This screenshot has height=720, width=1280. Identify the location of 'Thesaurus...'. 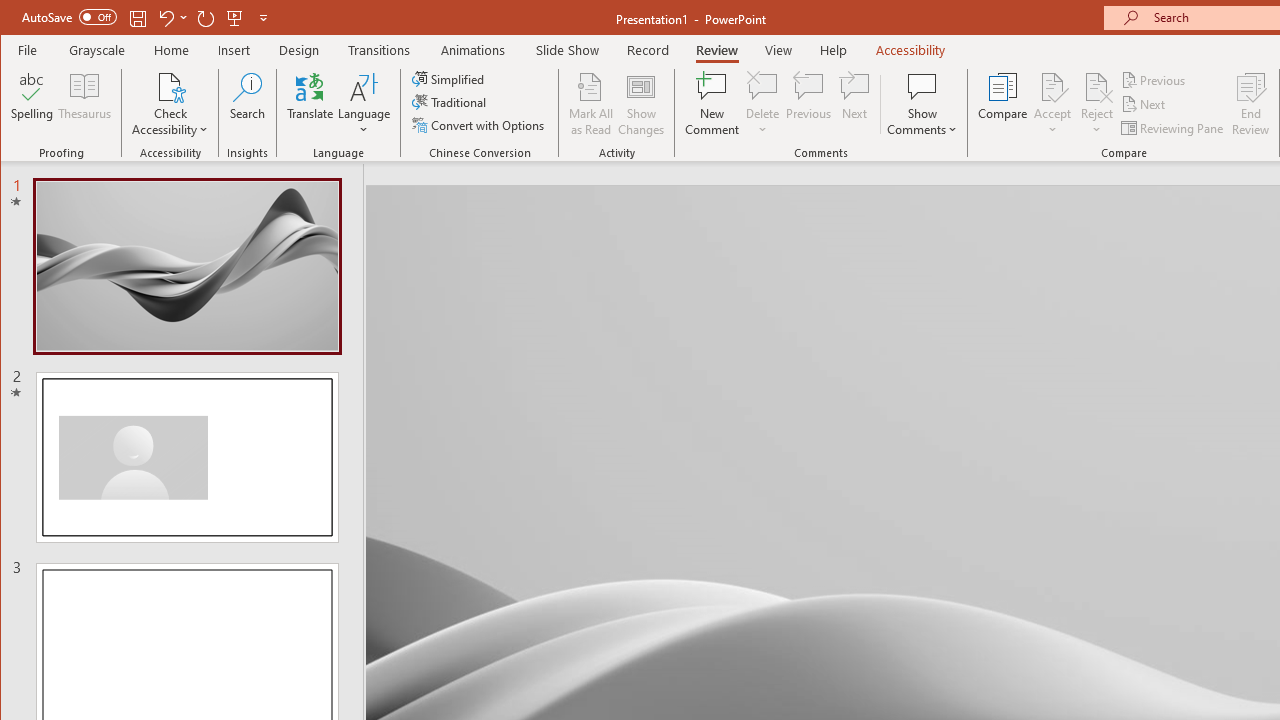
(84, 104).